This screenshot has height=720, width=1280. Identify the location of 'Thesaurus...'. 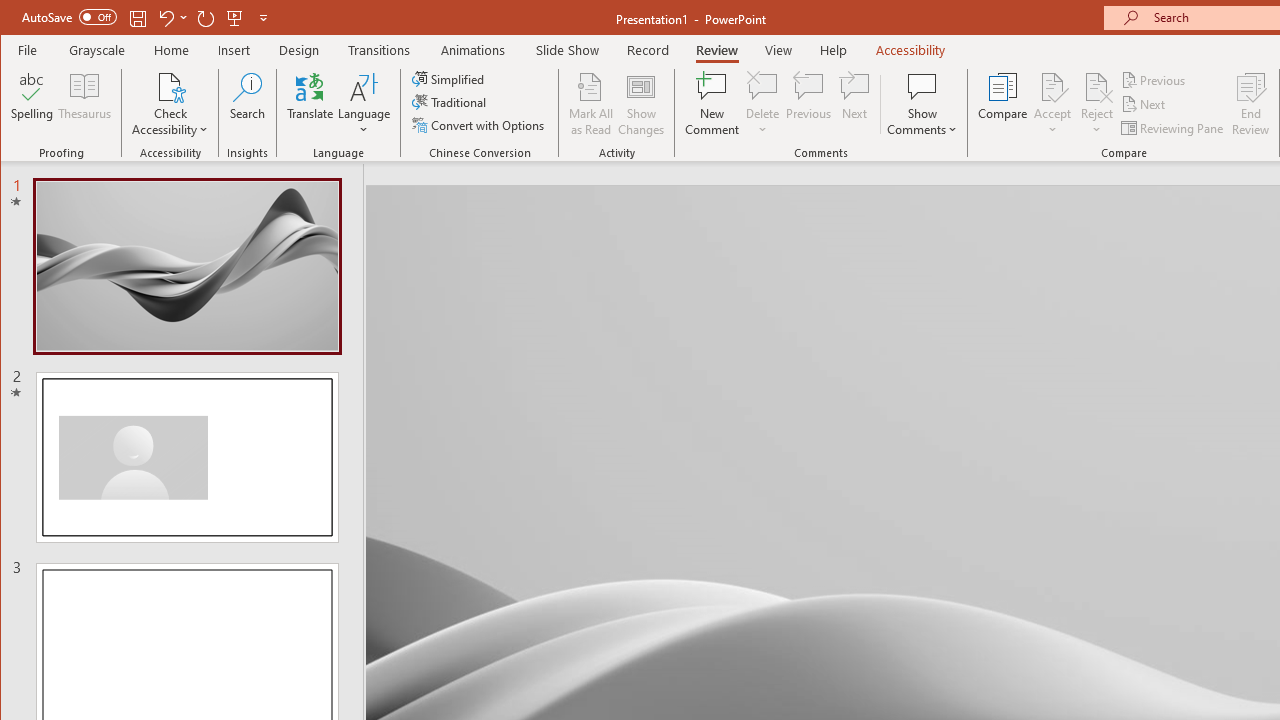
(84, 104).